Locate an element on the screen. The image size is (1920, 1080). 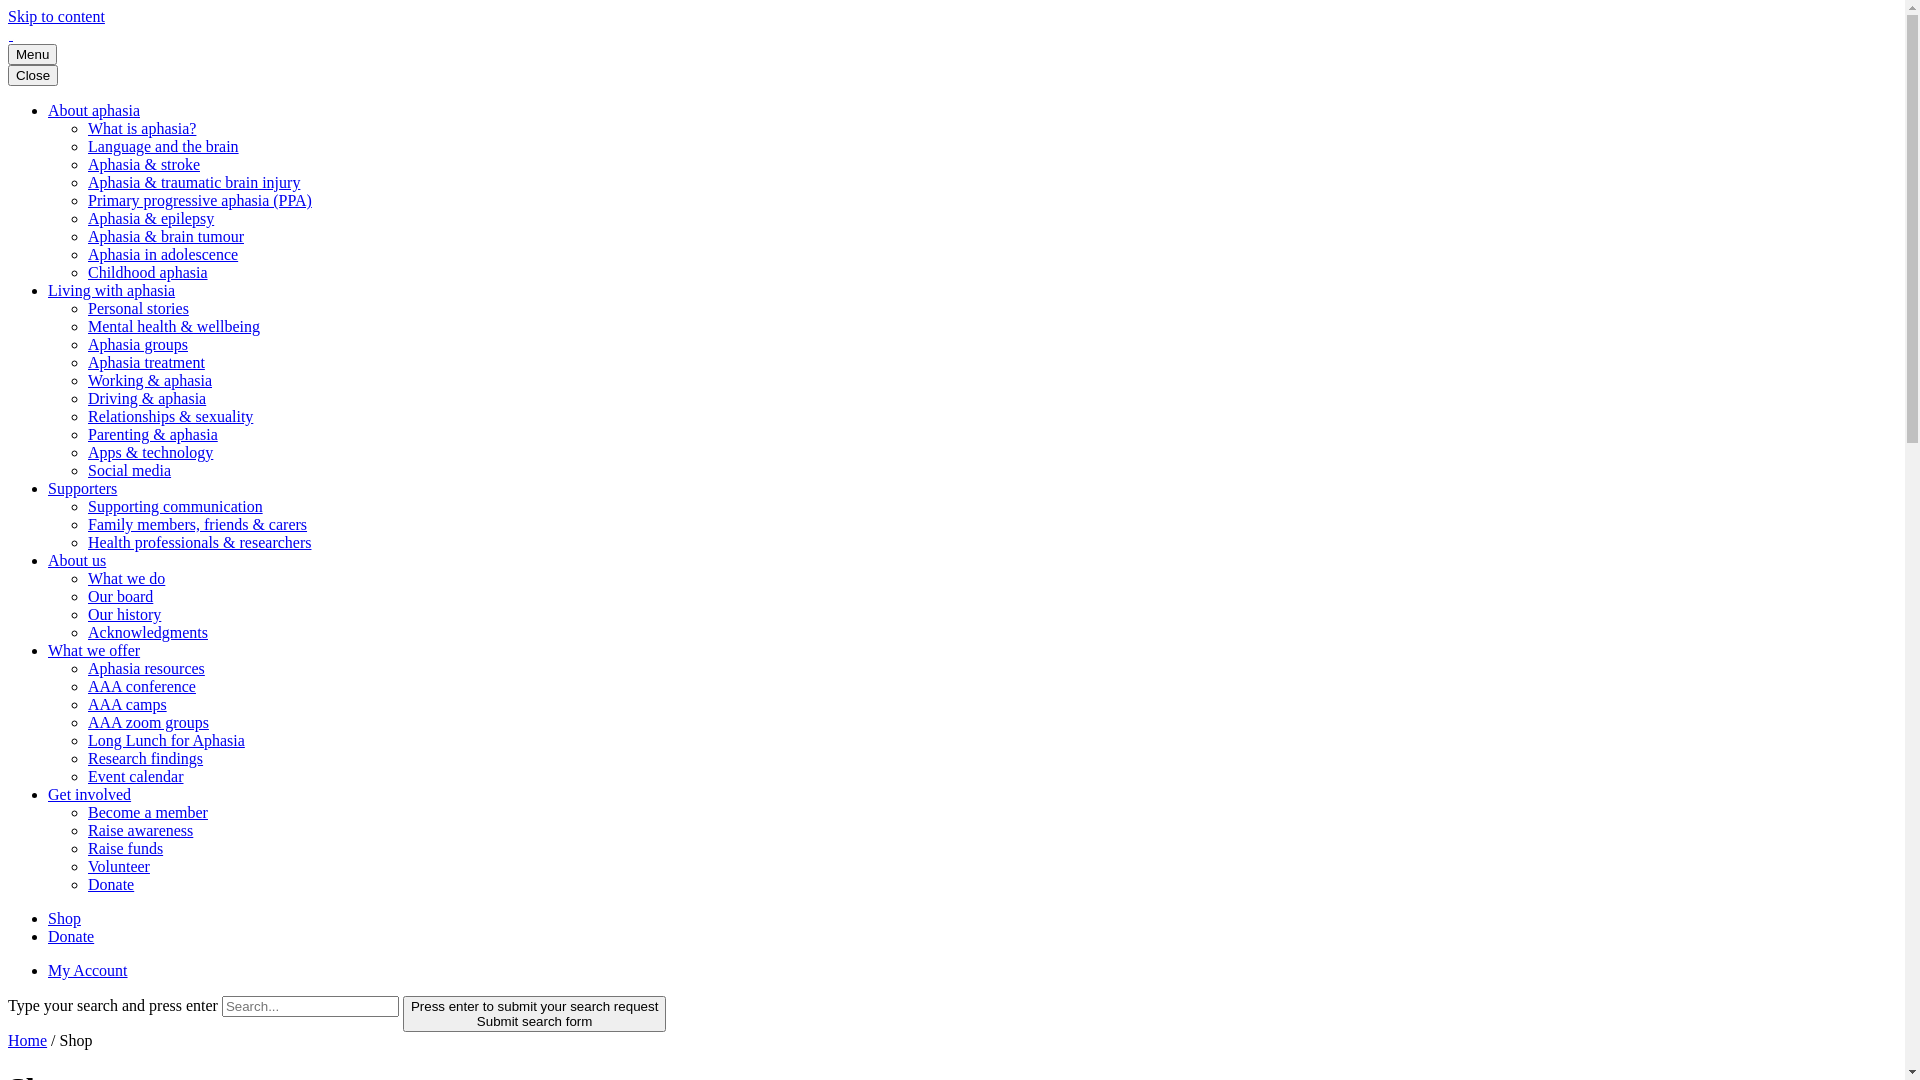
'Aphasia resources' is located at coordinates (145, 668).